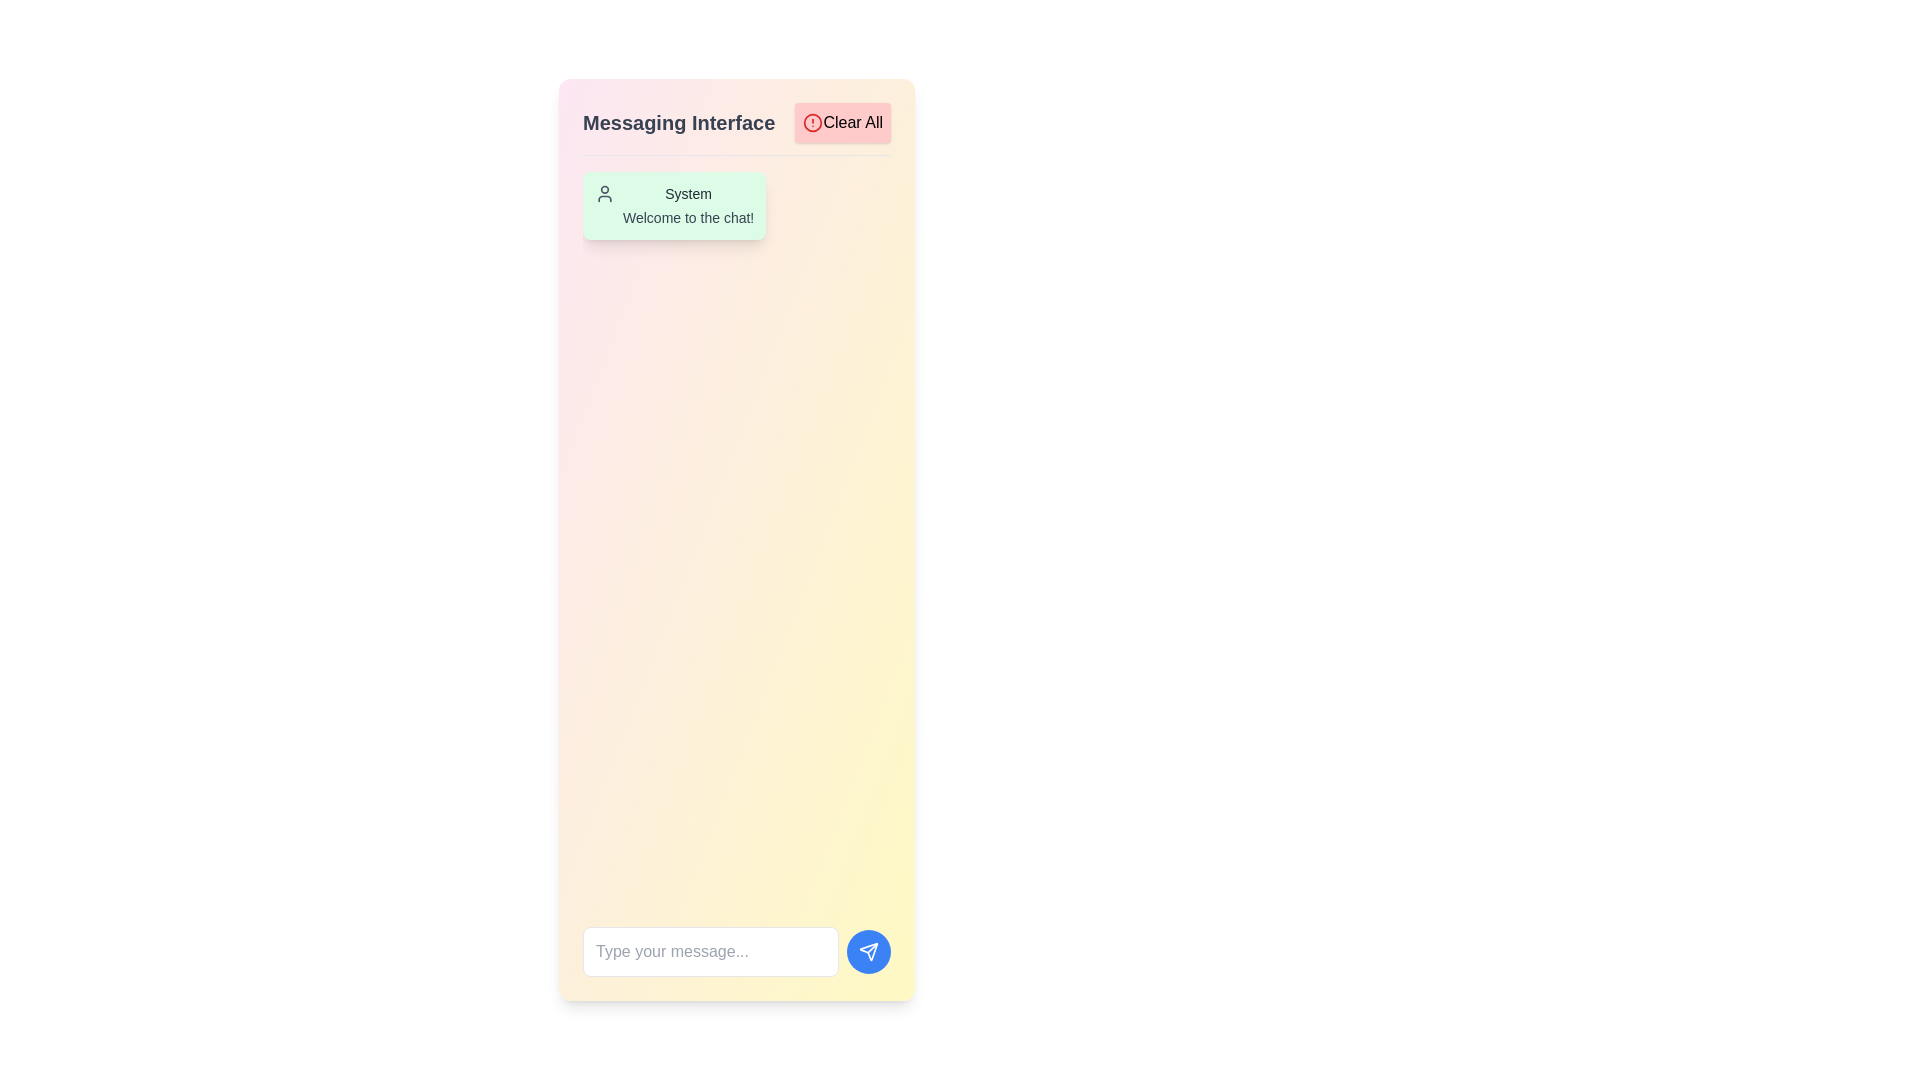 The width and height of the screenshot is (1920, 1080). What do you see at coordinates (688, 218) in the screenshot?
I see `the text label displaying 'Welcome to the chat!' which is styled within a light green chat bubble and positioned beneath the 'System' text` at bounding box center [688, 218].